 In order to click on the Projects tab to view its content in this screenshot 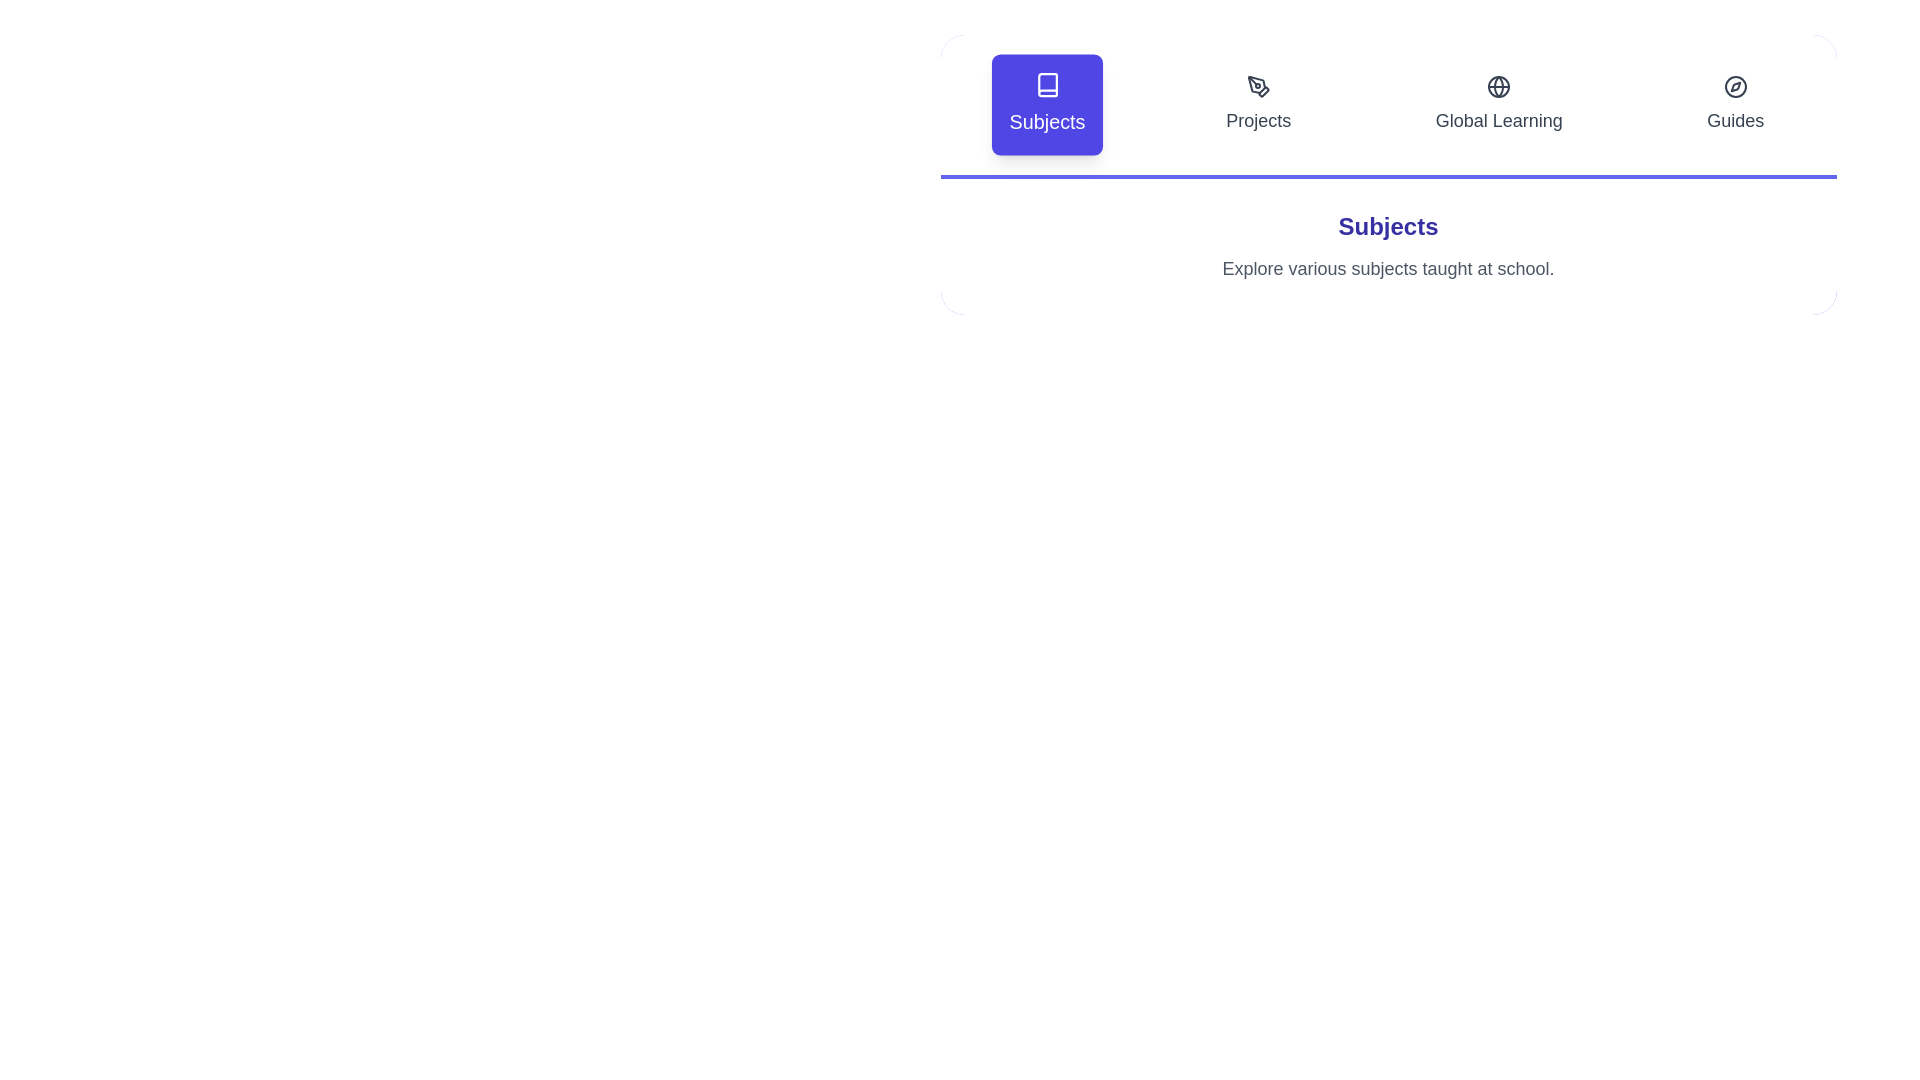, I will do `click(1257, 104)`.